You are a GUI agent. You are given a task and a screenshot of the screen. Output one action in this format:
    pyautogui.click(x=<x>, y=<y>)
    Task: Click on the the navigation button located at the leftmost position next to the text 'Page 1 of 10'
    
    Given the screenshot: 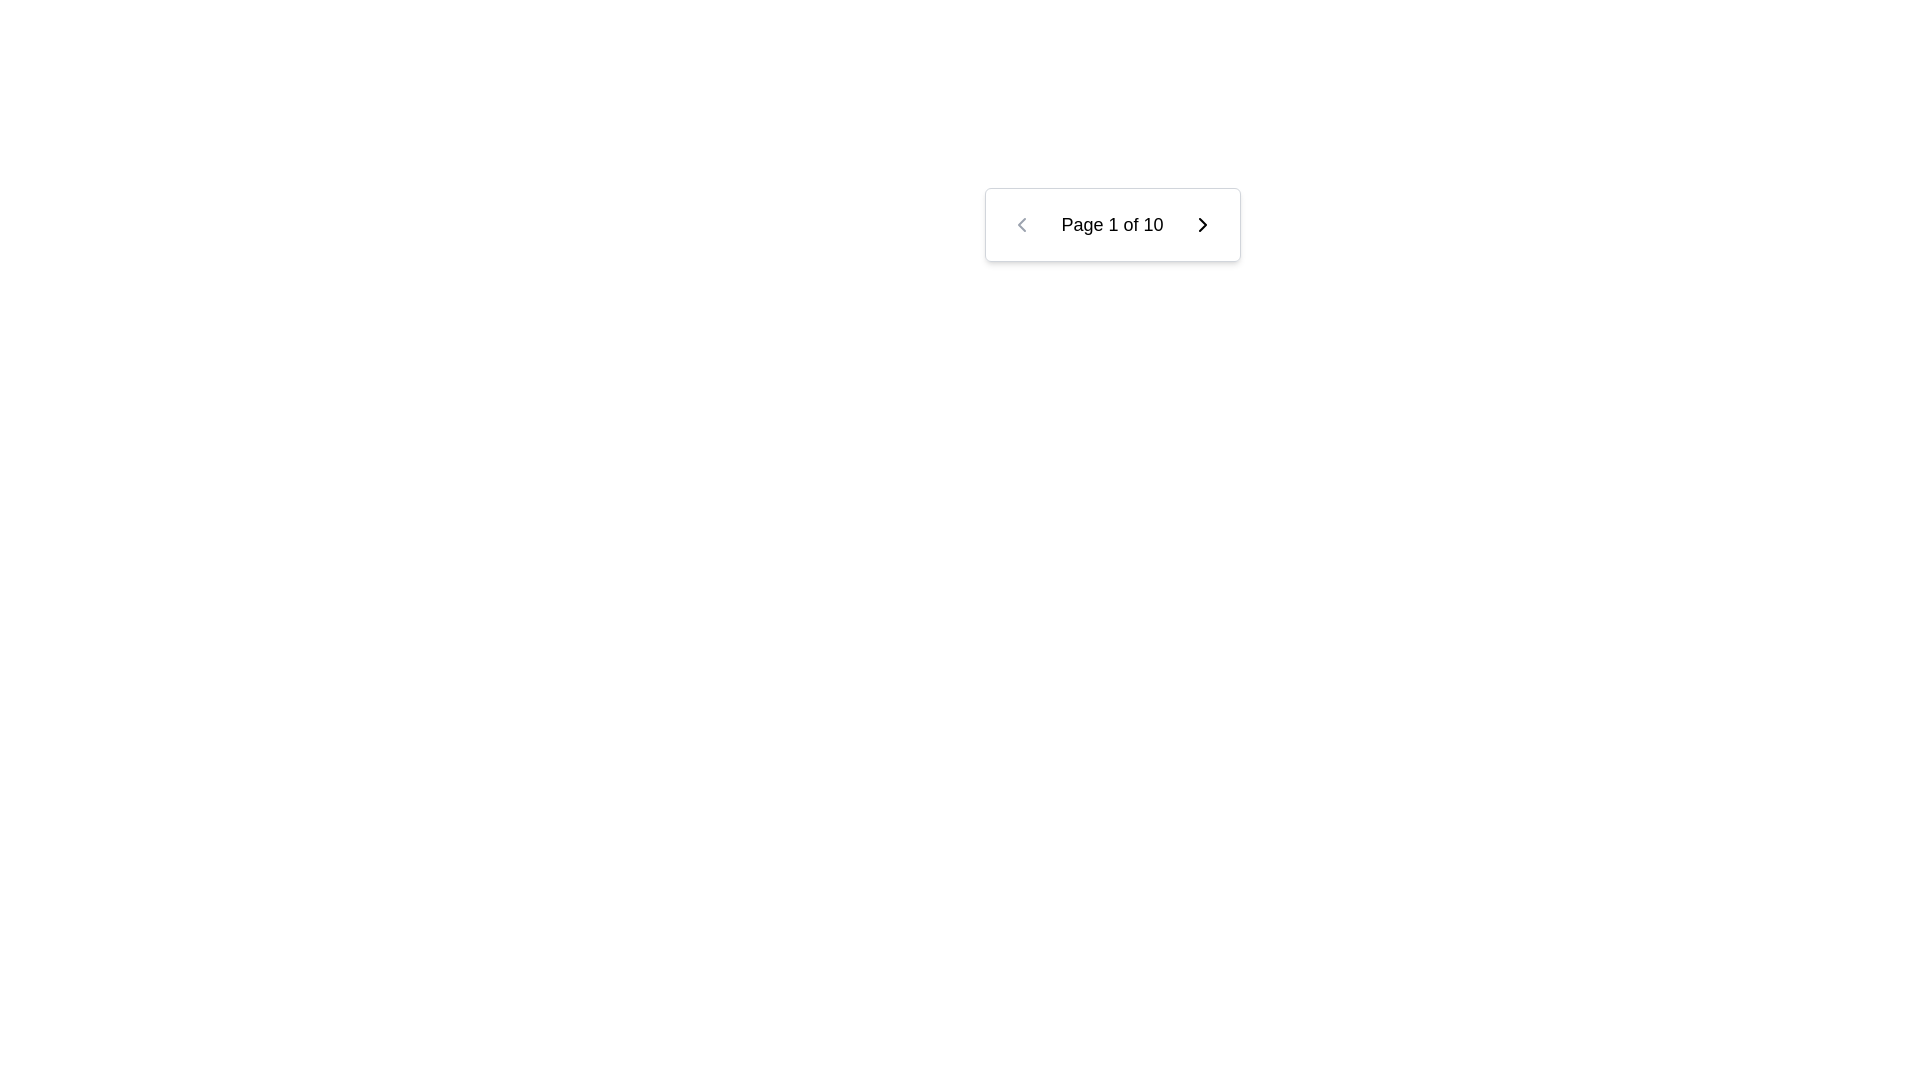 What is the action you would take?
    pyautogui.click(x=1021, y=224)
    